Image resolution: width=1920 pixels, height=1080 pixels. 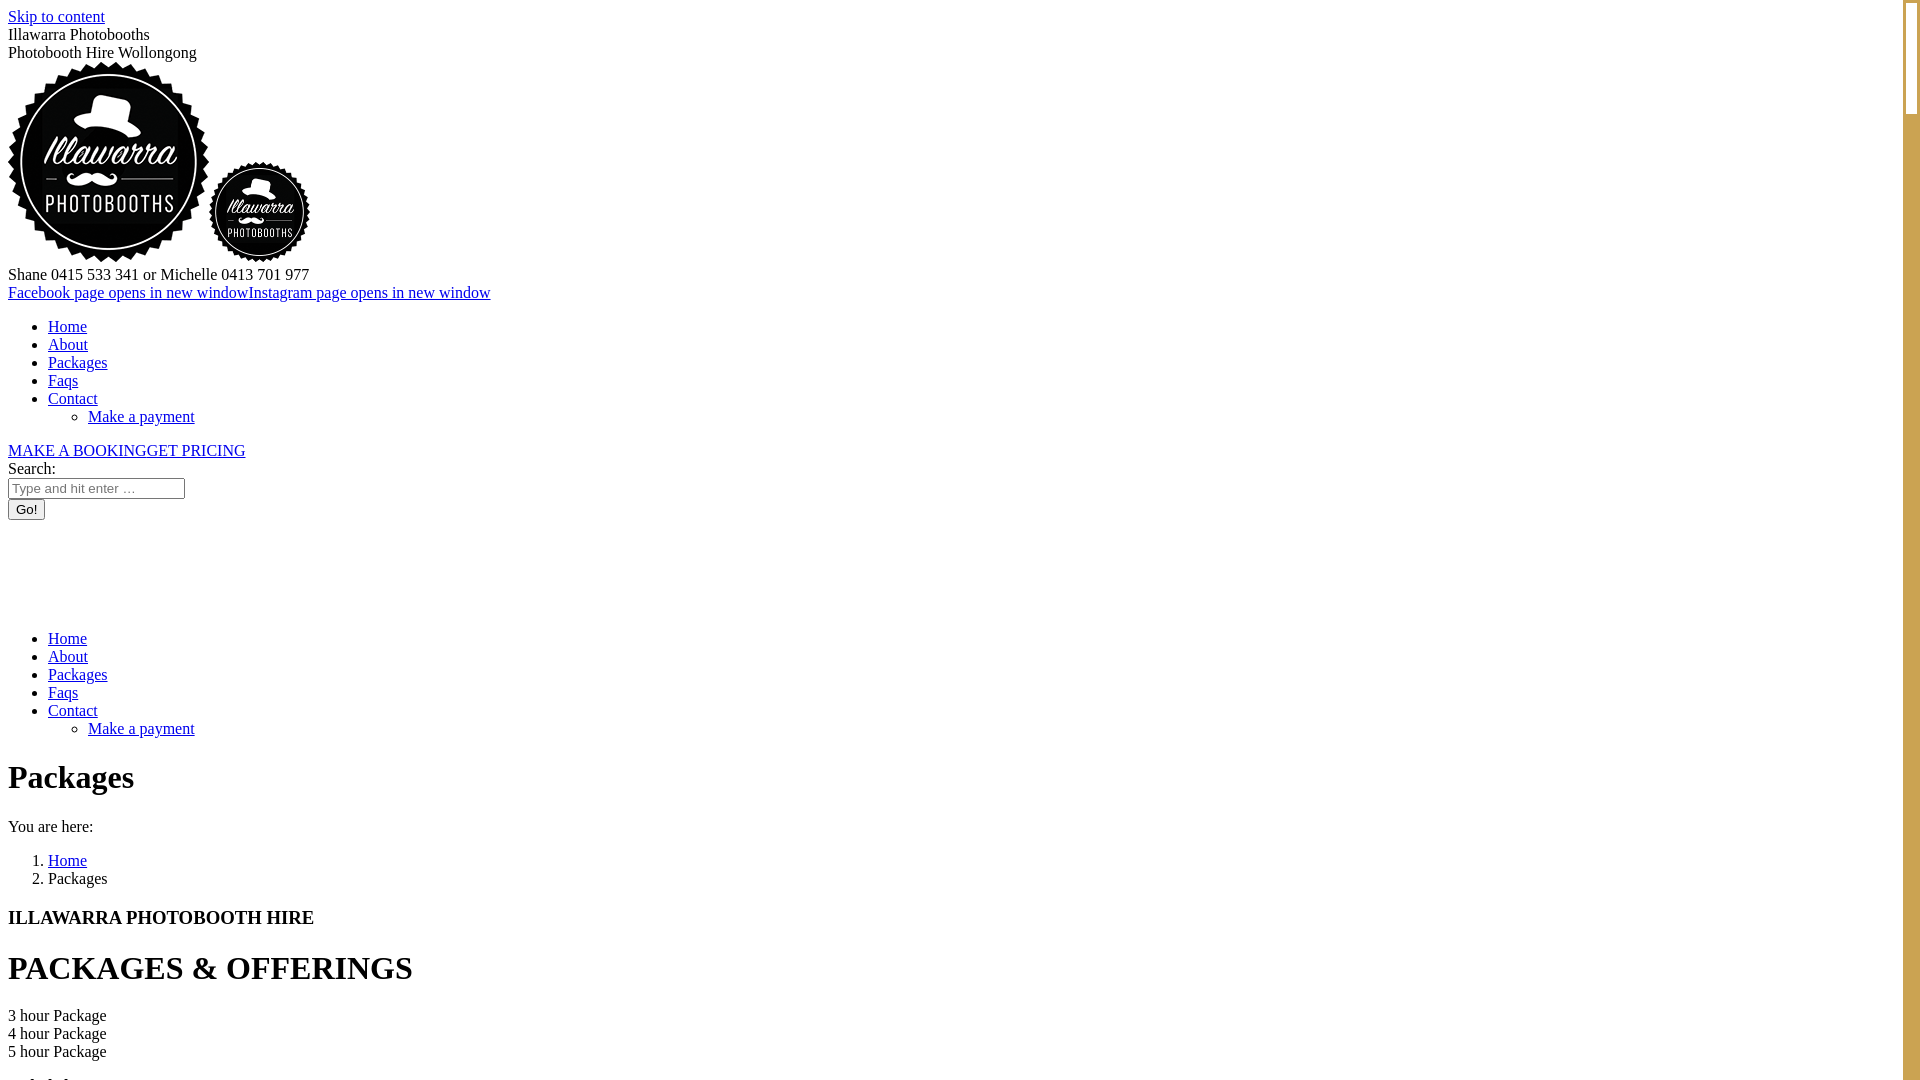 What do you see at coordinates (95, 488) in the screenshot?
I see `'Search form'` at bounding box center [95, 488].